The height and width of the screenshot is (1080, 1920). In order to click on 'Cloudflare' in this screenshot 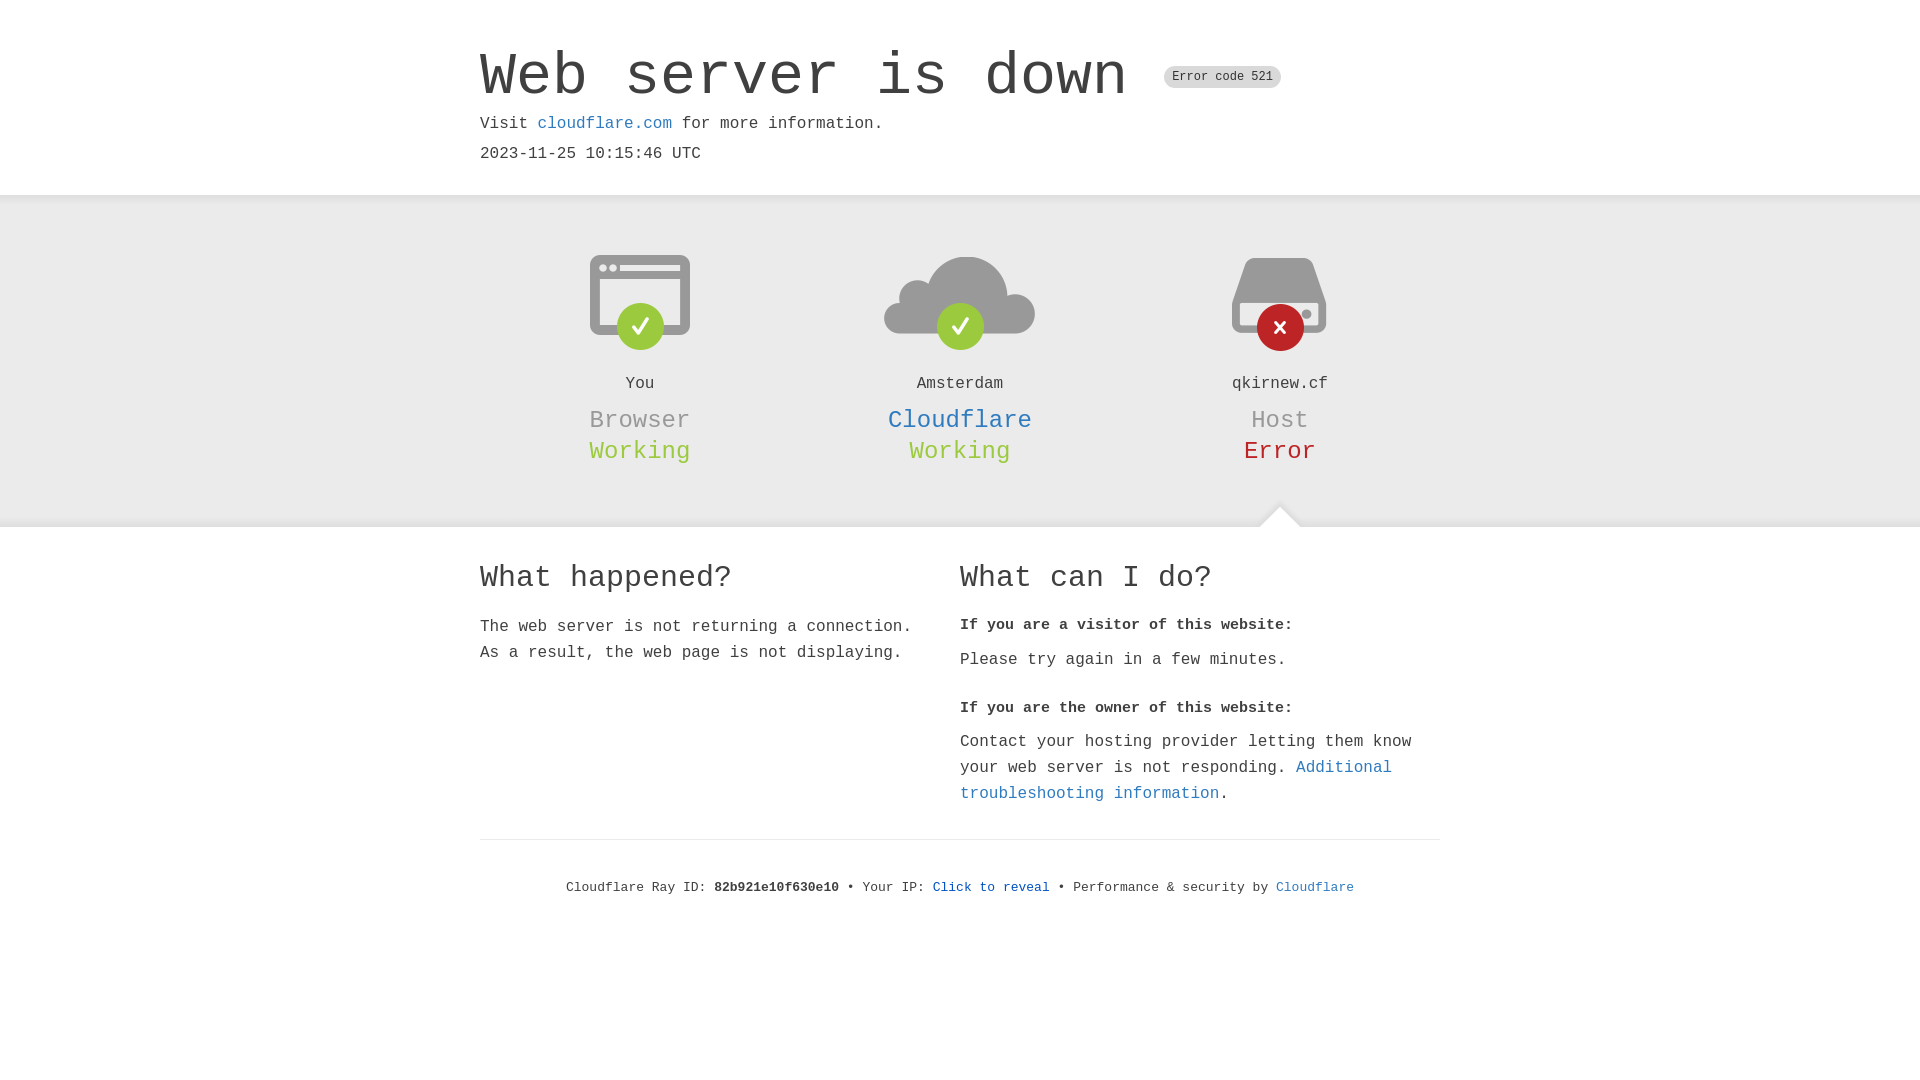, I will do `click(960, 419)`.